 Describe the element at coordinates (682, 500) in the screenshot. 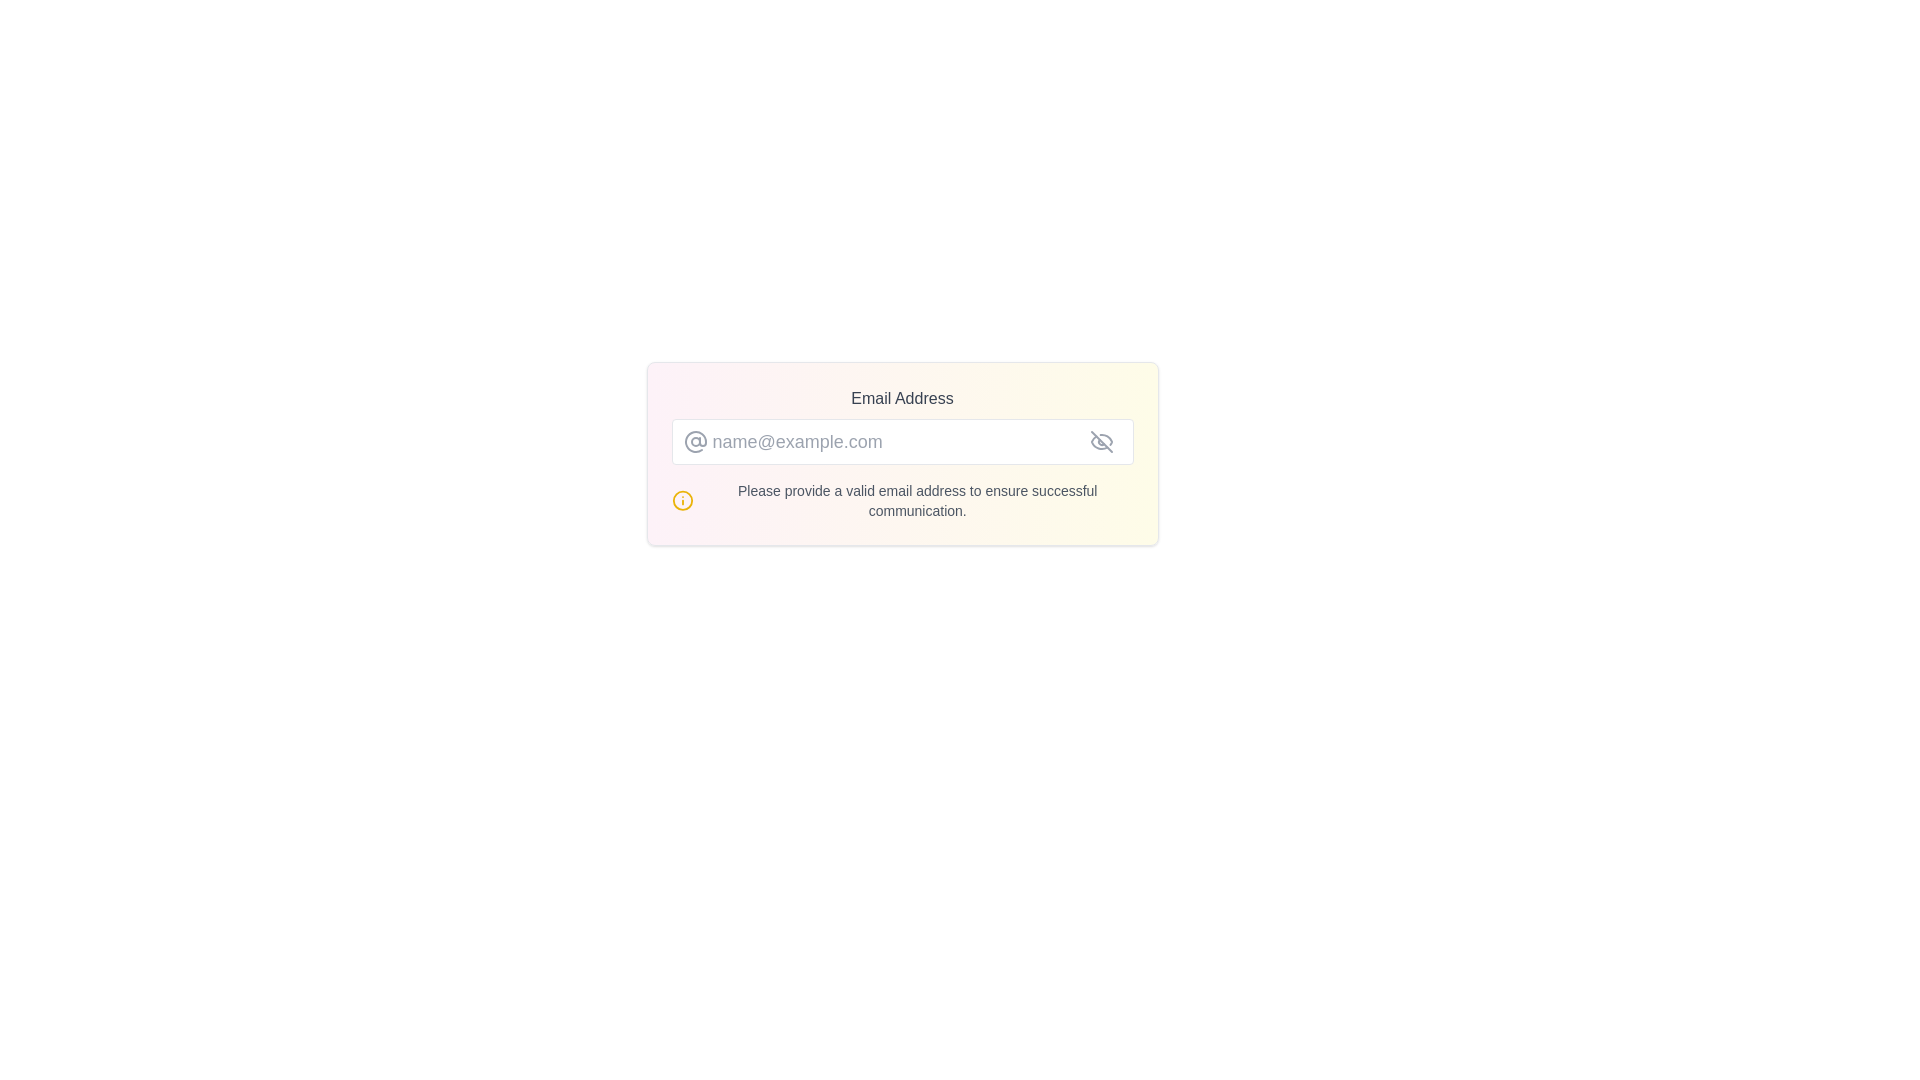

I see `the circular information icon with a yellow outline located to the immediate left of the text 'Please provide a valid email address to ensure successful communication.'` at that location.